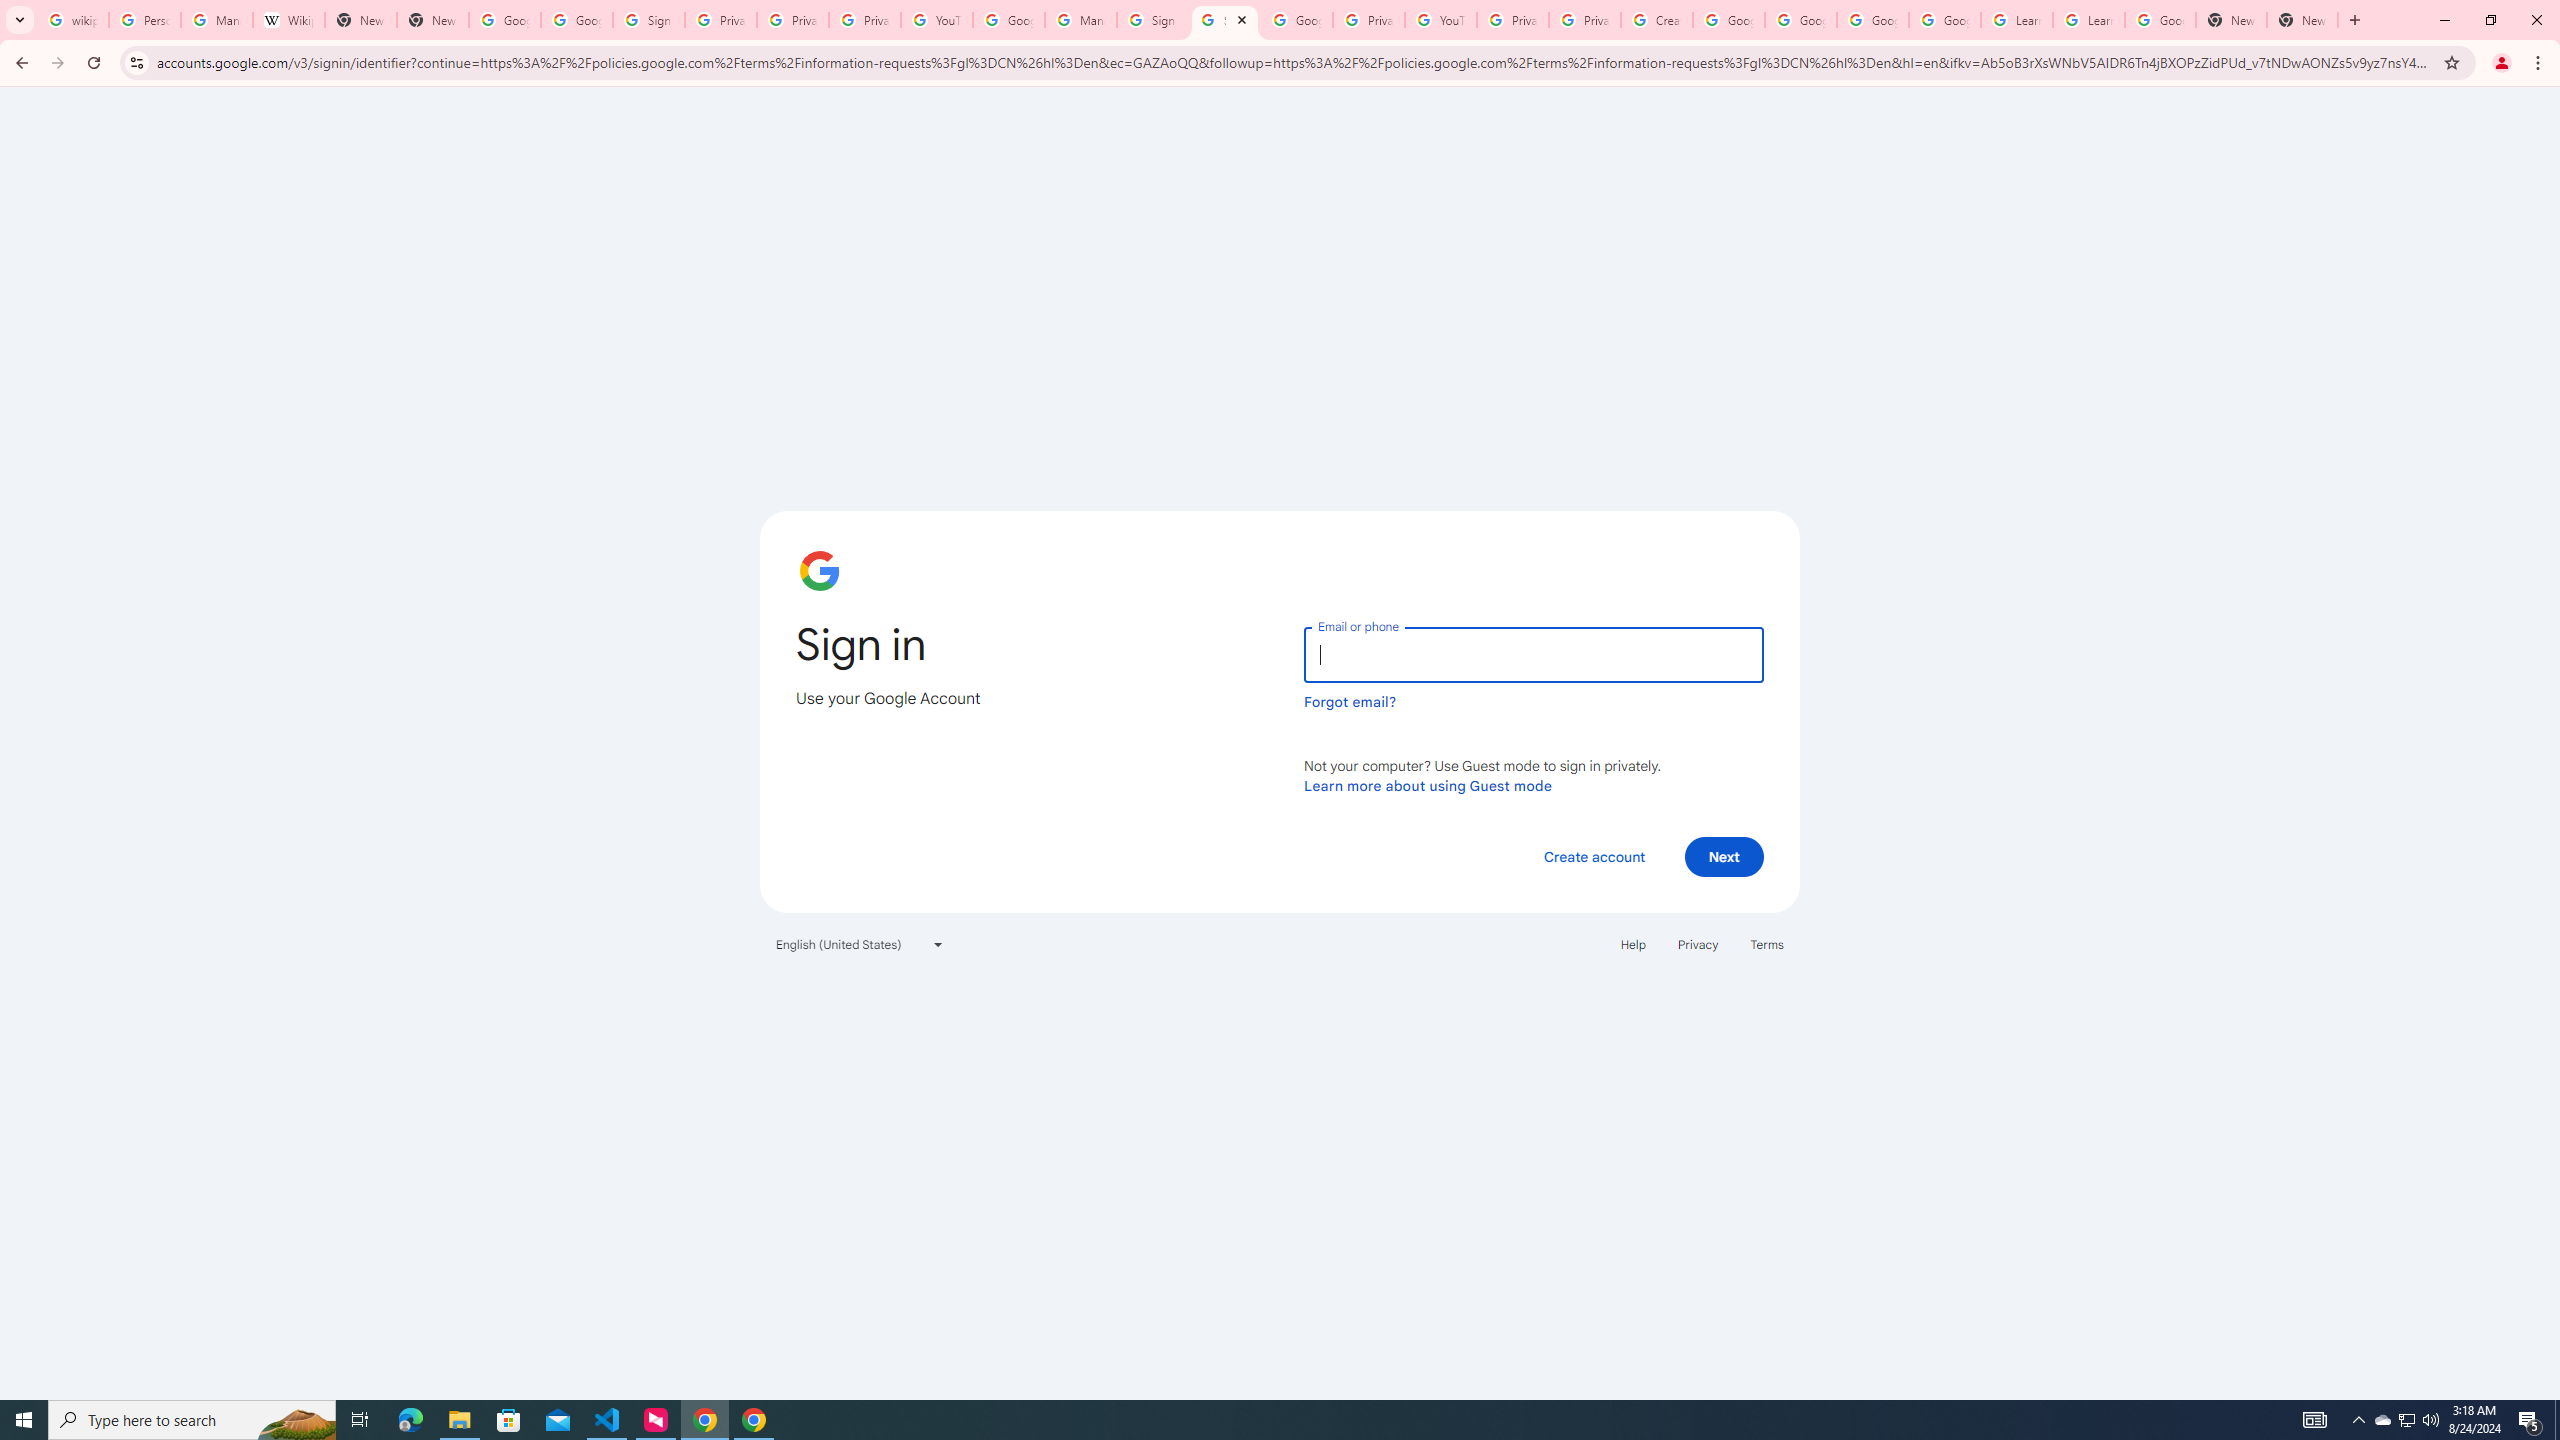 The image size is (2560, 1440). What do you see at coordinates (143, 19) in the screenshot?
I see `'Personalization & Google Search results - Google Search Help'` at bounding box center [143, 19].